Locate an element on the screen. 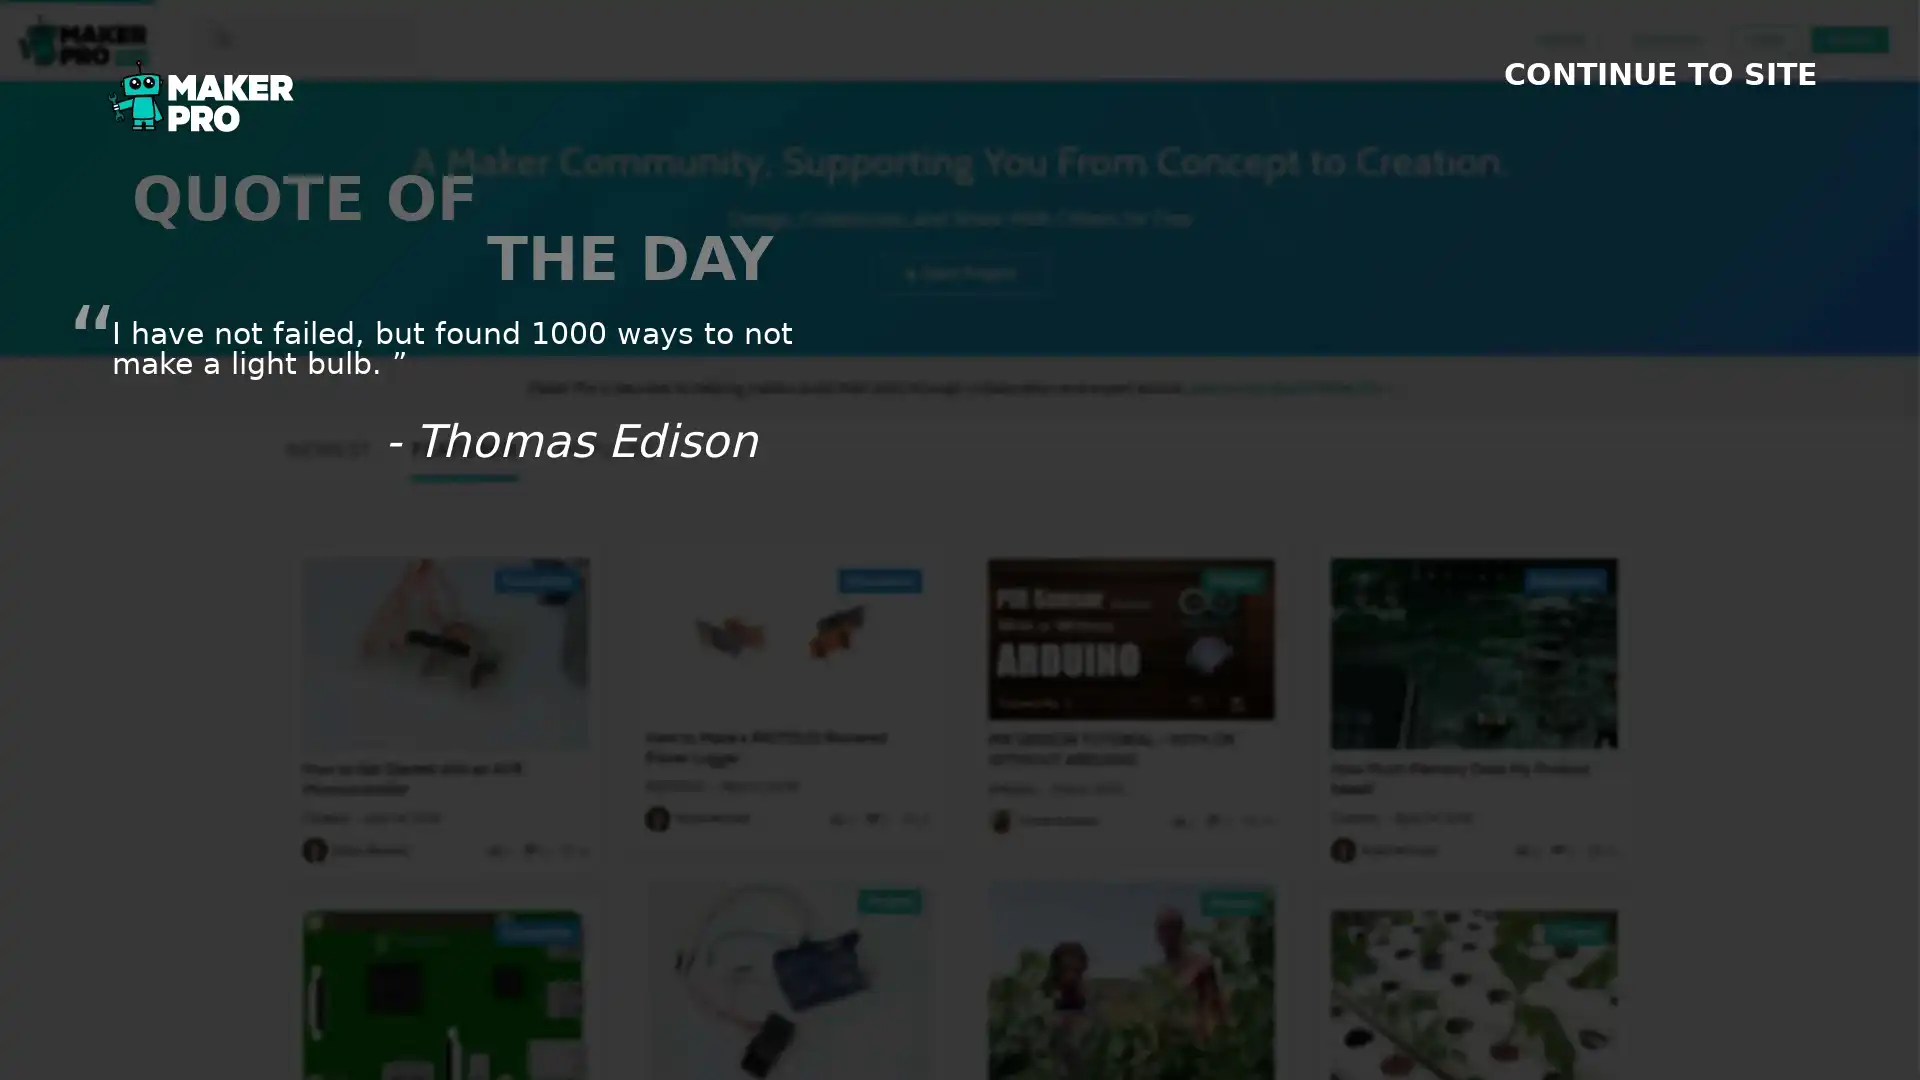  SHOW FOOTER is located at coordinates (1861, 1060).